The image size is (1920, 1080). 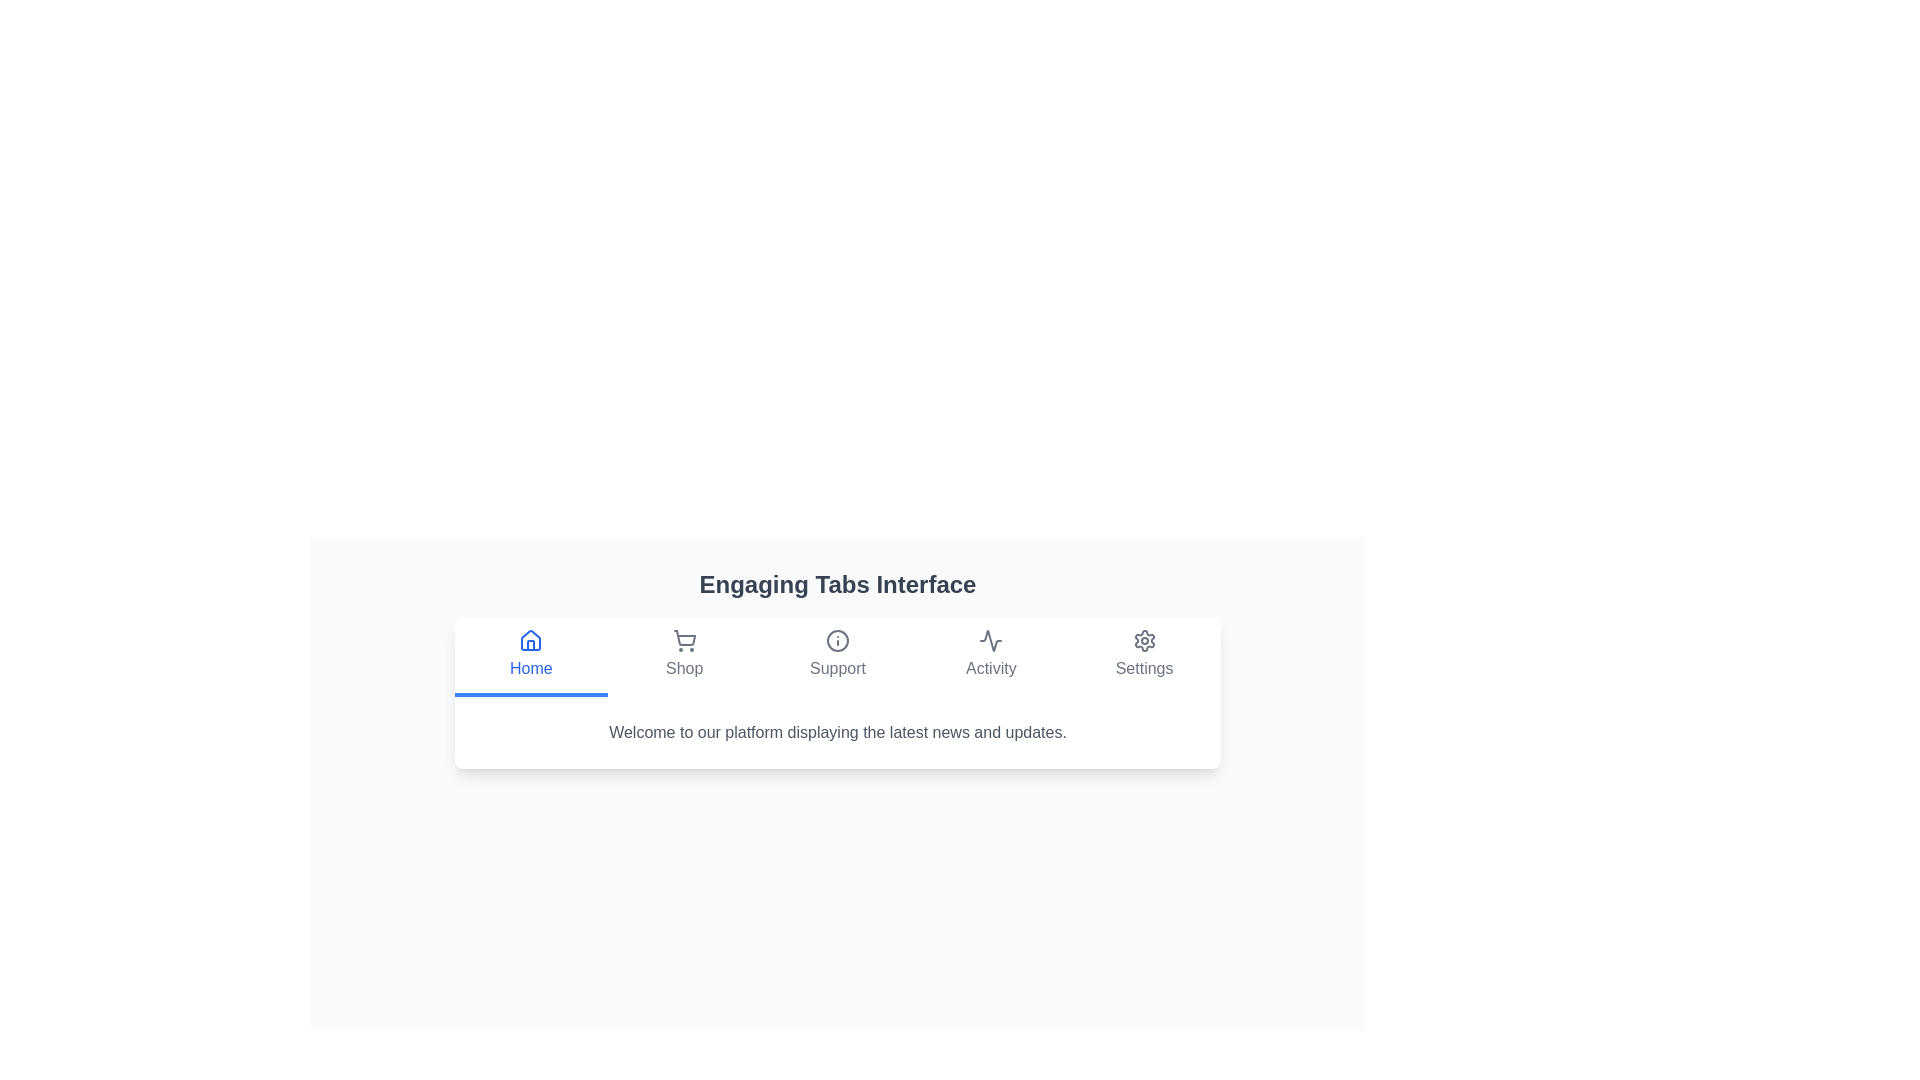 I want to click on the 'Shop' tab navigation item, which is the second tab from the left, featuring a shopping cart icon above the text, so click(x=684, y=655).